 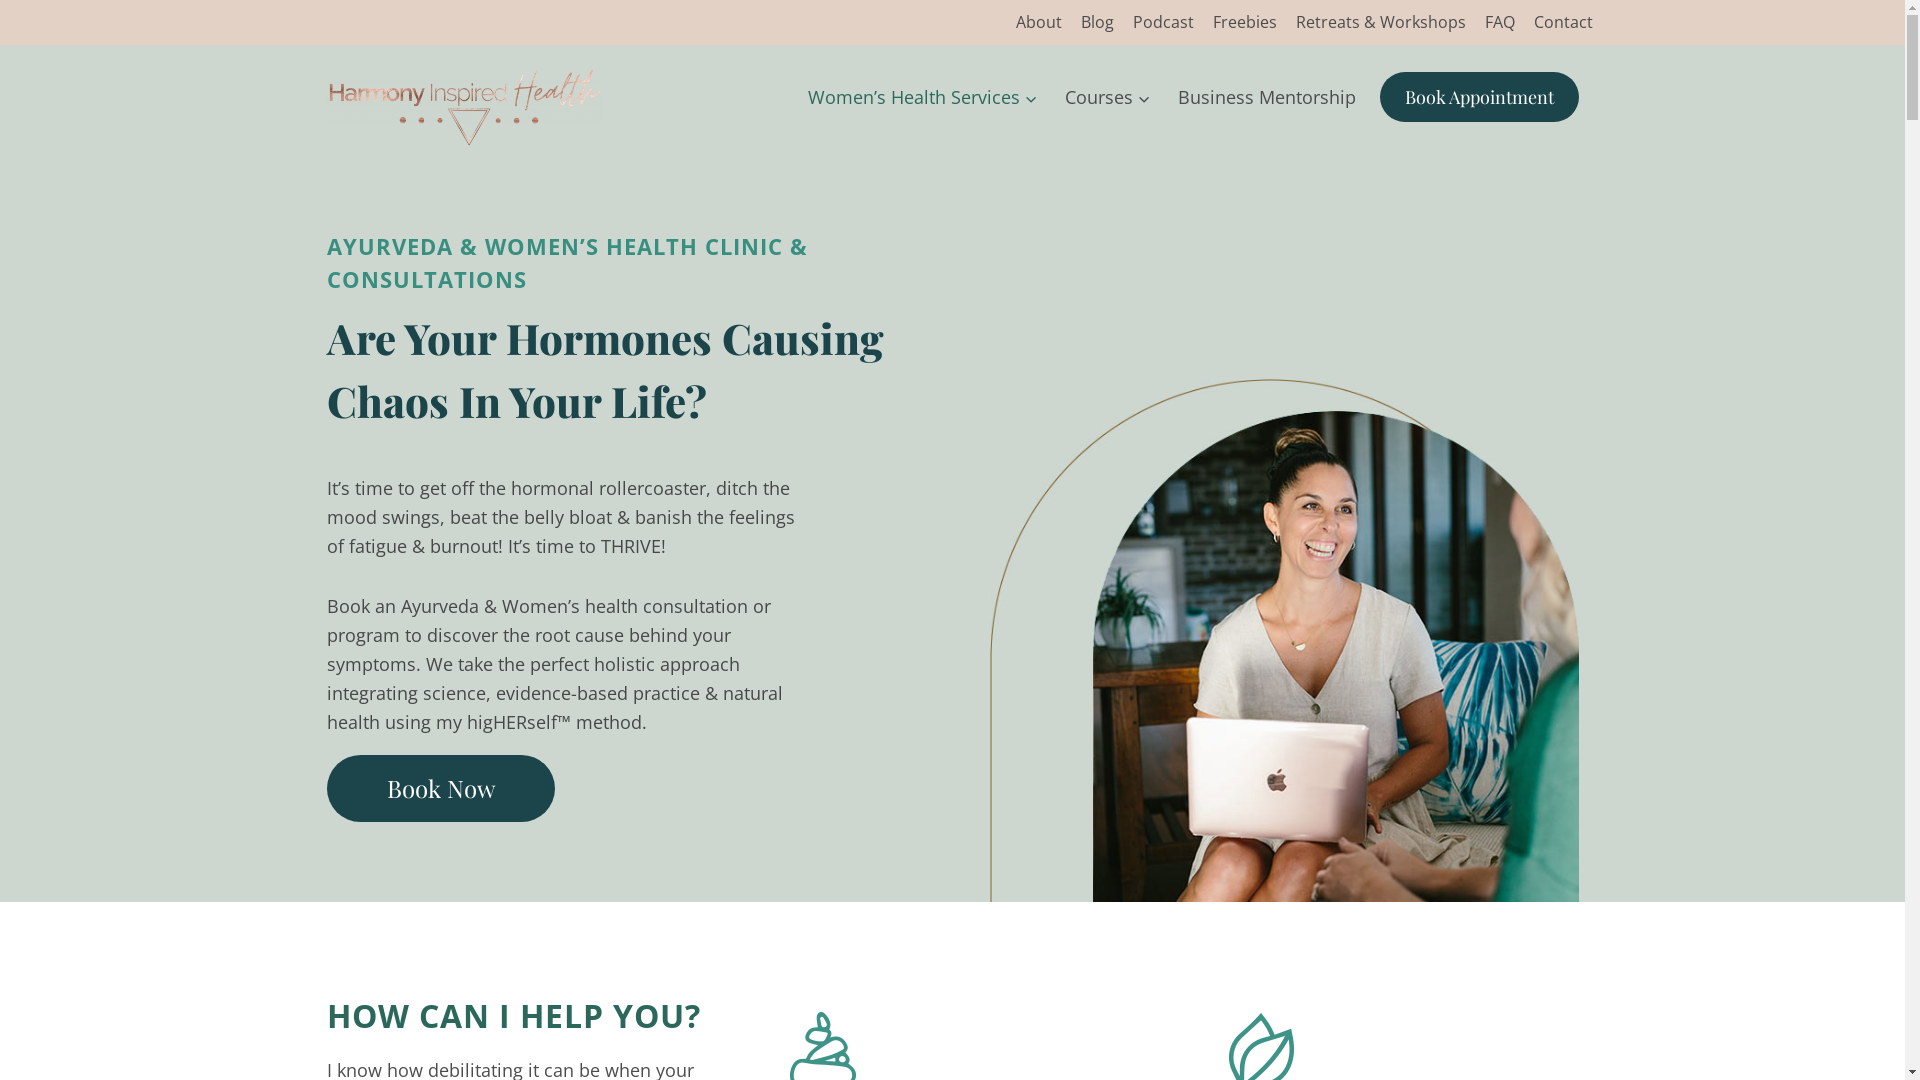 I want to click on 'Book Now', so click(x=439, y=786).